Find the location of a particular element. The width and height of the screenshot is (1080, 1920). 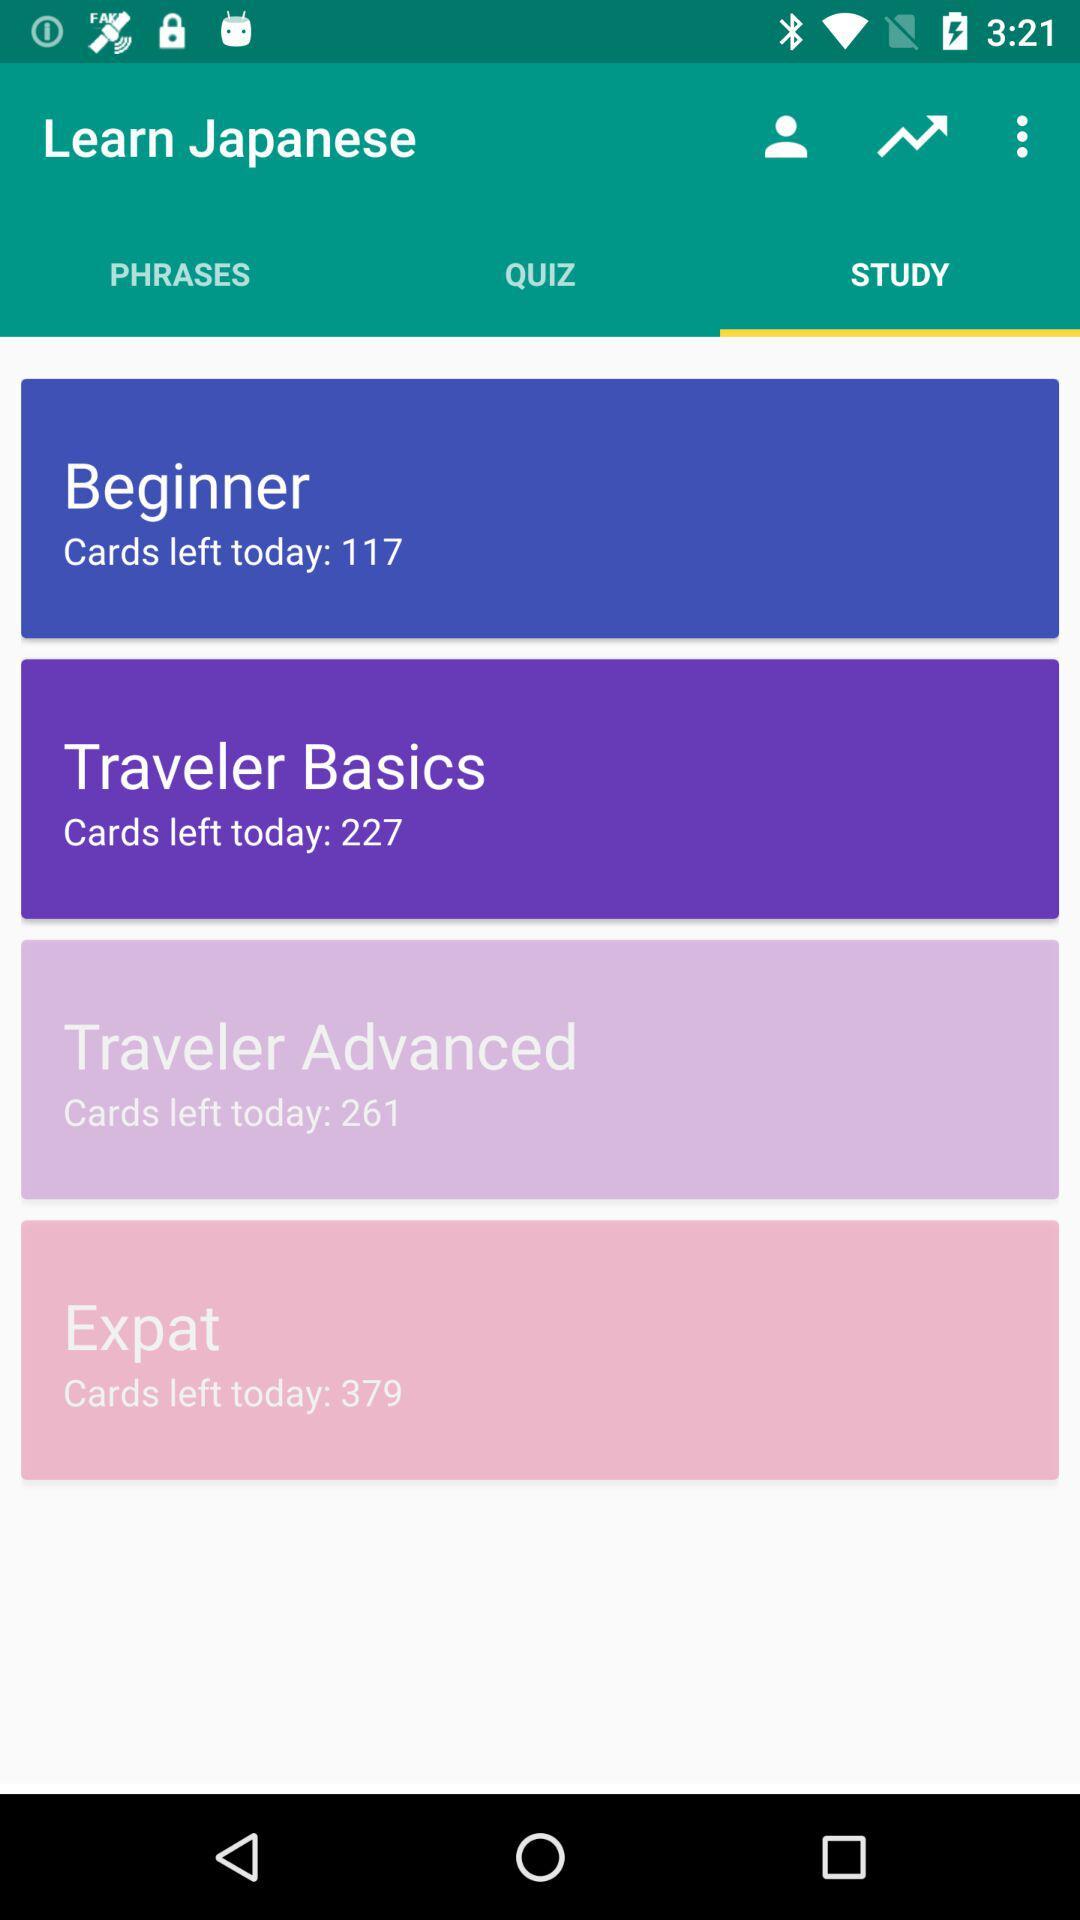

app to the right of the quiz item is located at coordinates (898, 272).